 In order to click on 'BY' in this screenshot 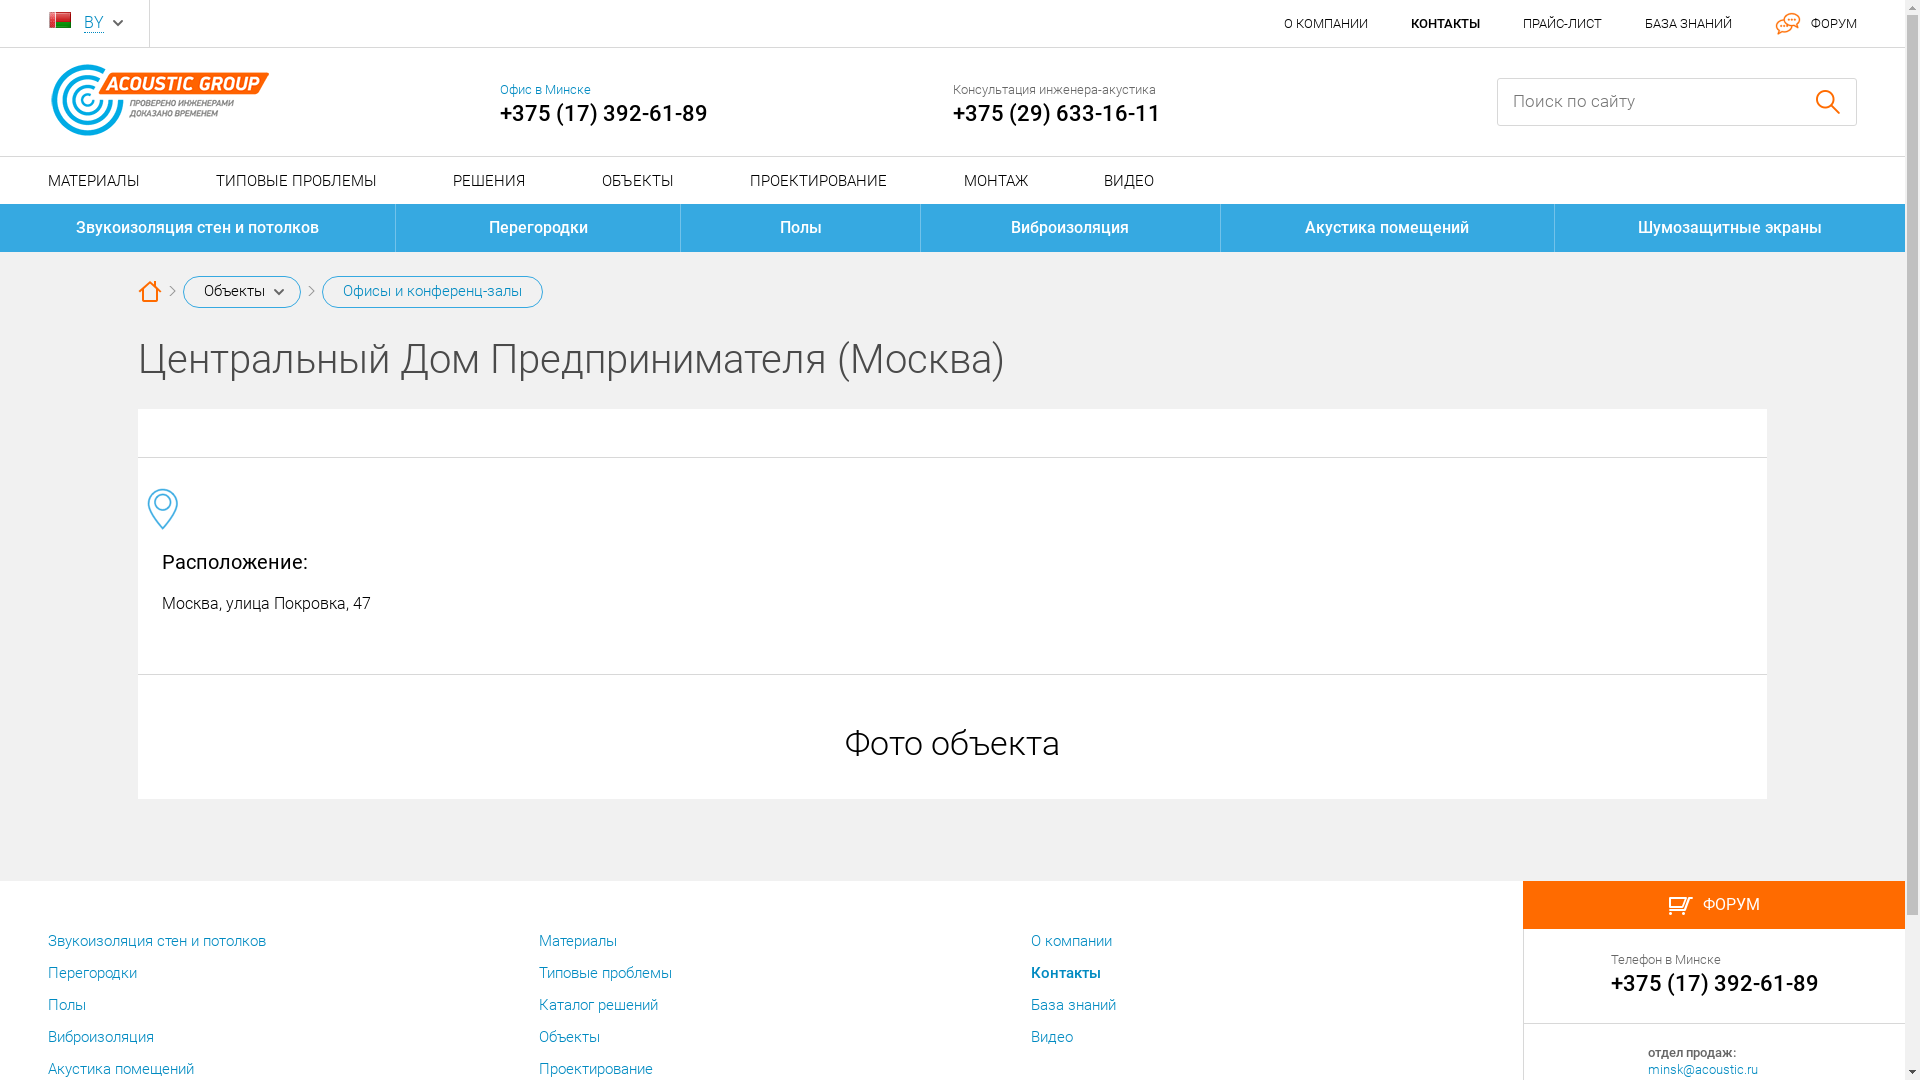, I will do `click(93, 23)`.